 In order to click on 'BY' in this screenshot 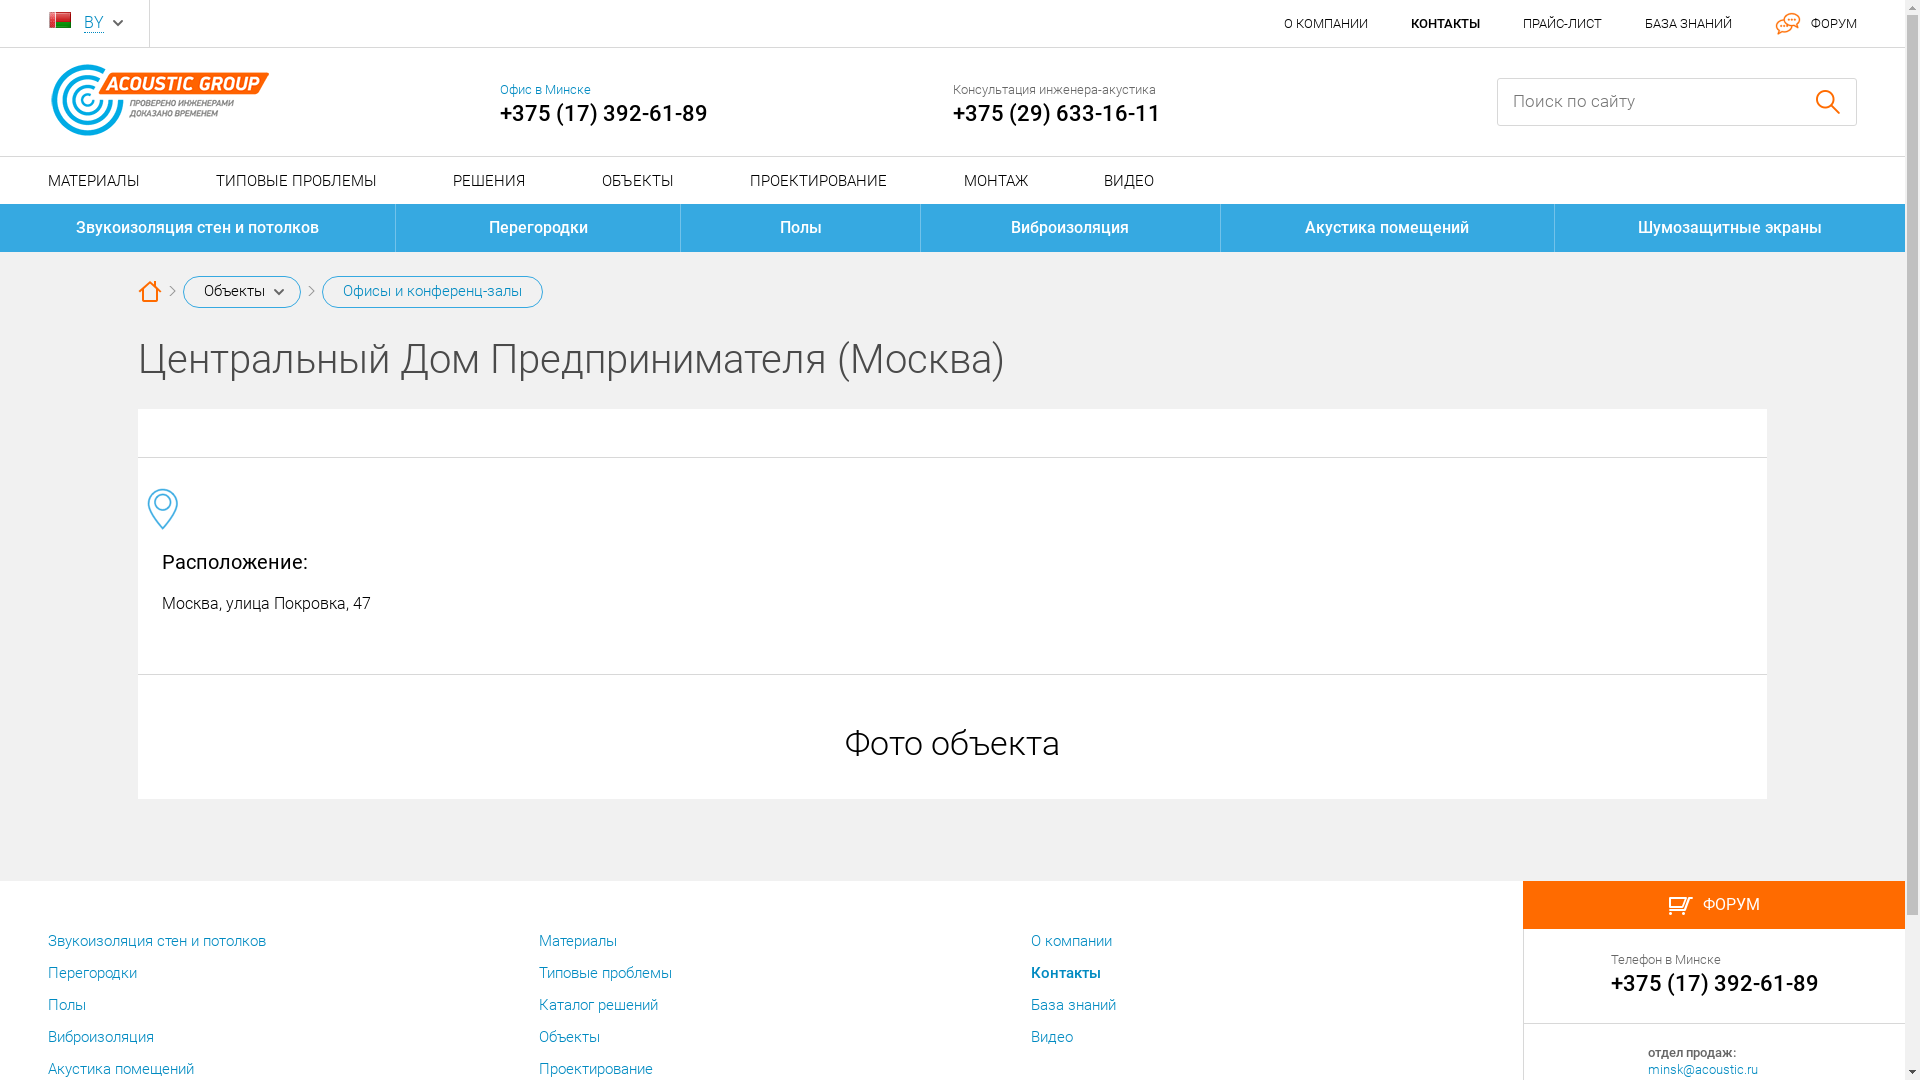, I will do `click(93, 23)`.